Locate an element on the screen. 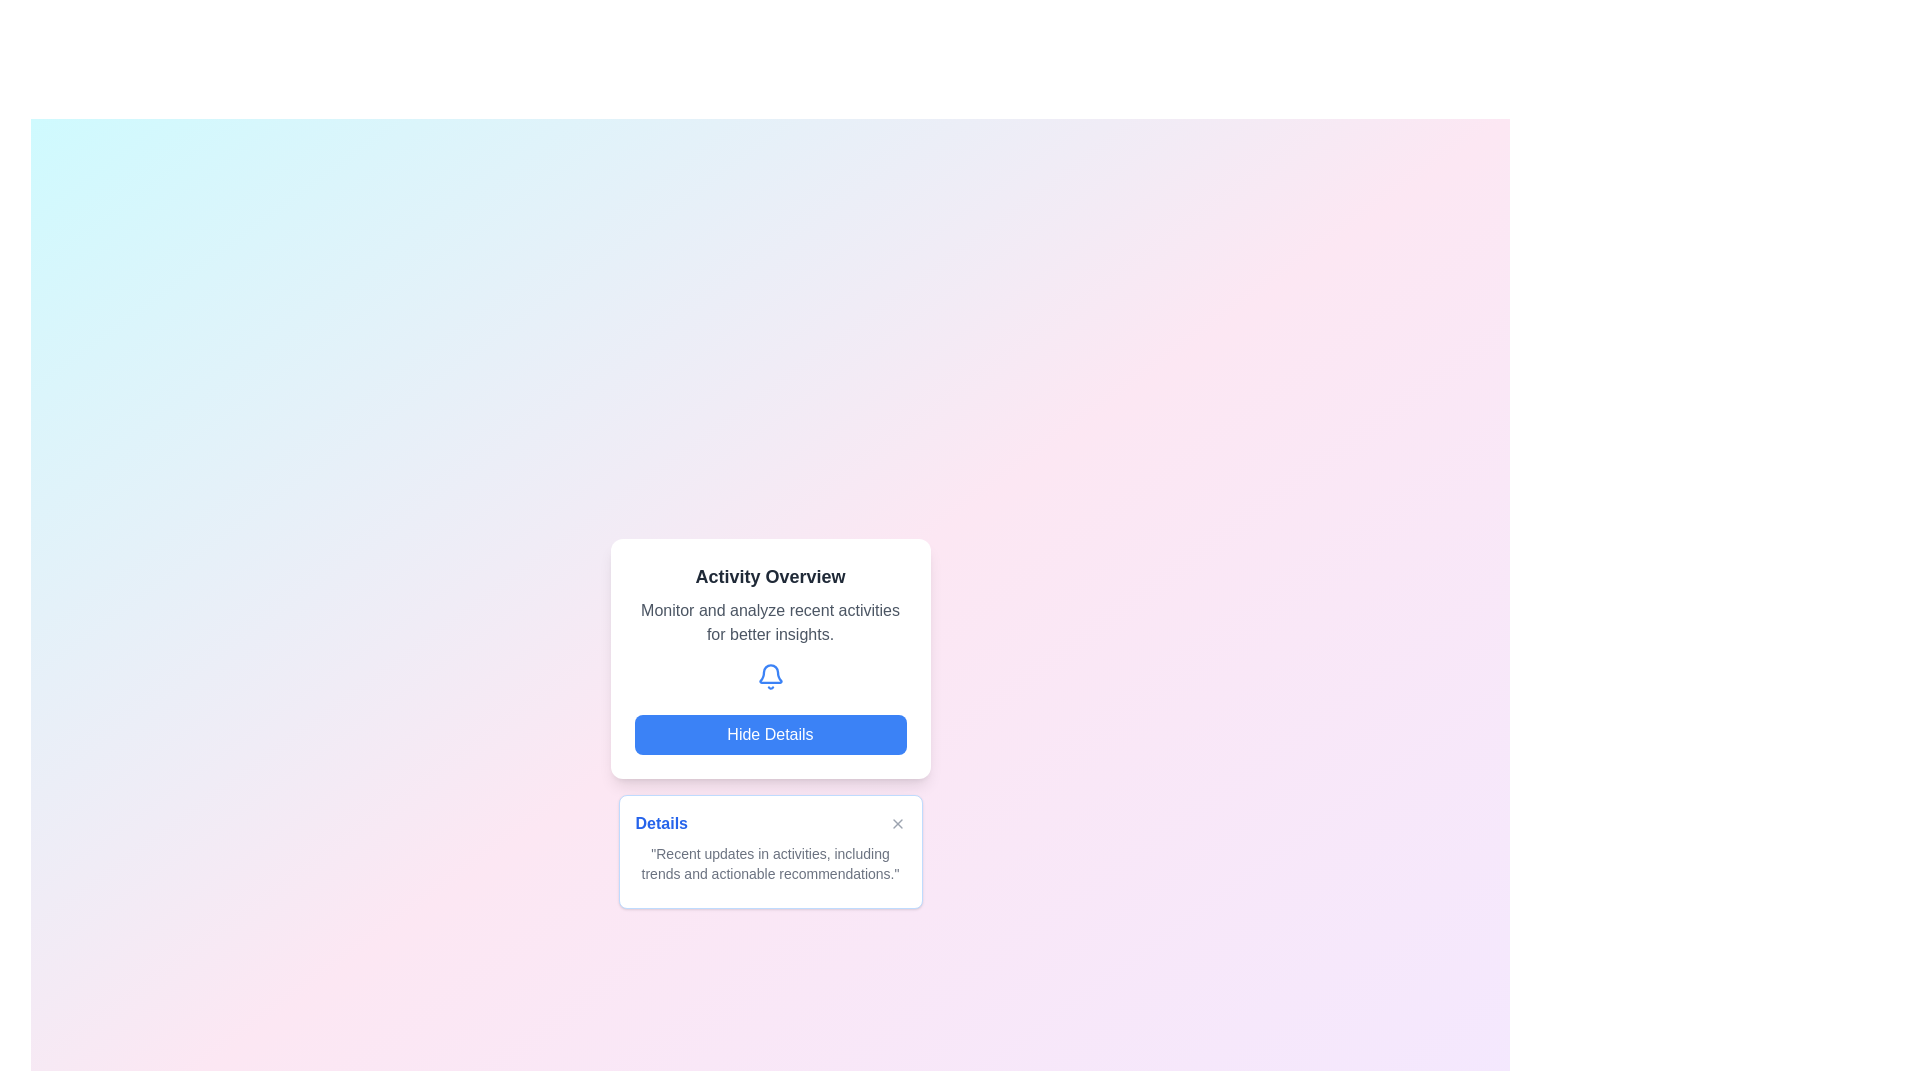  the blue rounded rectangular button labeled 'Hide Details' to trigger hover effects is located at coordinates (769, 735).